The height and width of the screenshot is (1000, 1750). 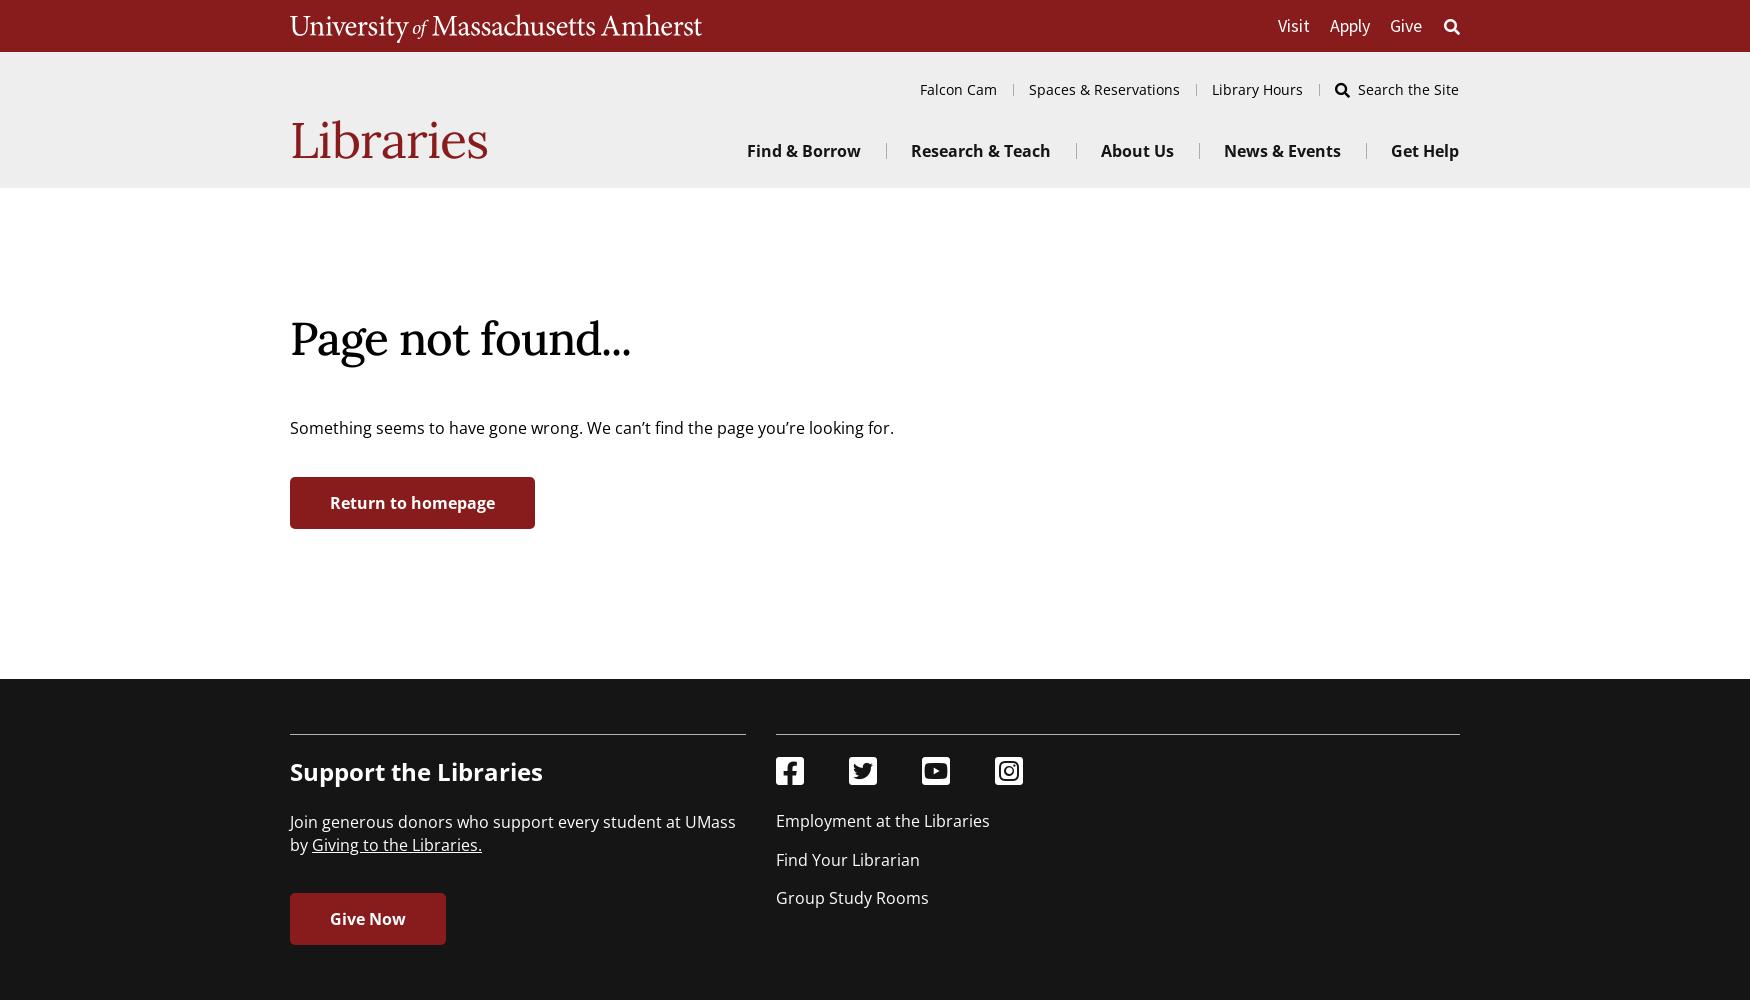 I want to click on 'Spaces & Reservations', so click(x=1104, y=87).